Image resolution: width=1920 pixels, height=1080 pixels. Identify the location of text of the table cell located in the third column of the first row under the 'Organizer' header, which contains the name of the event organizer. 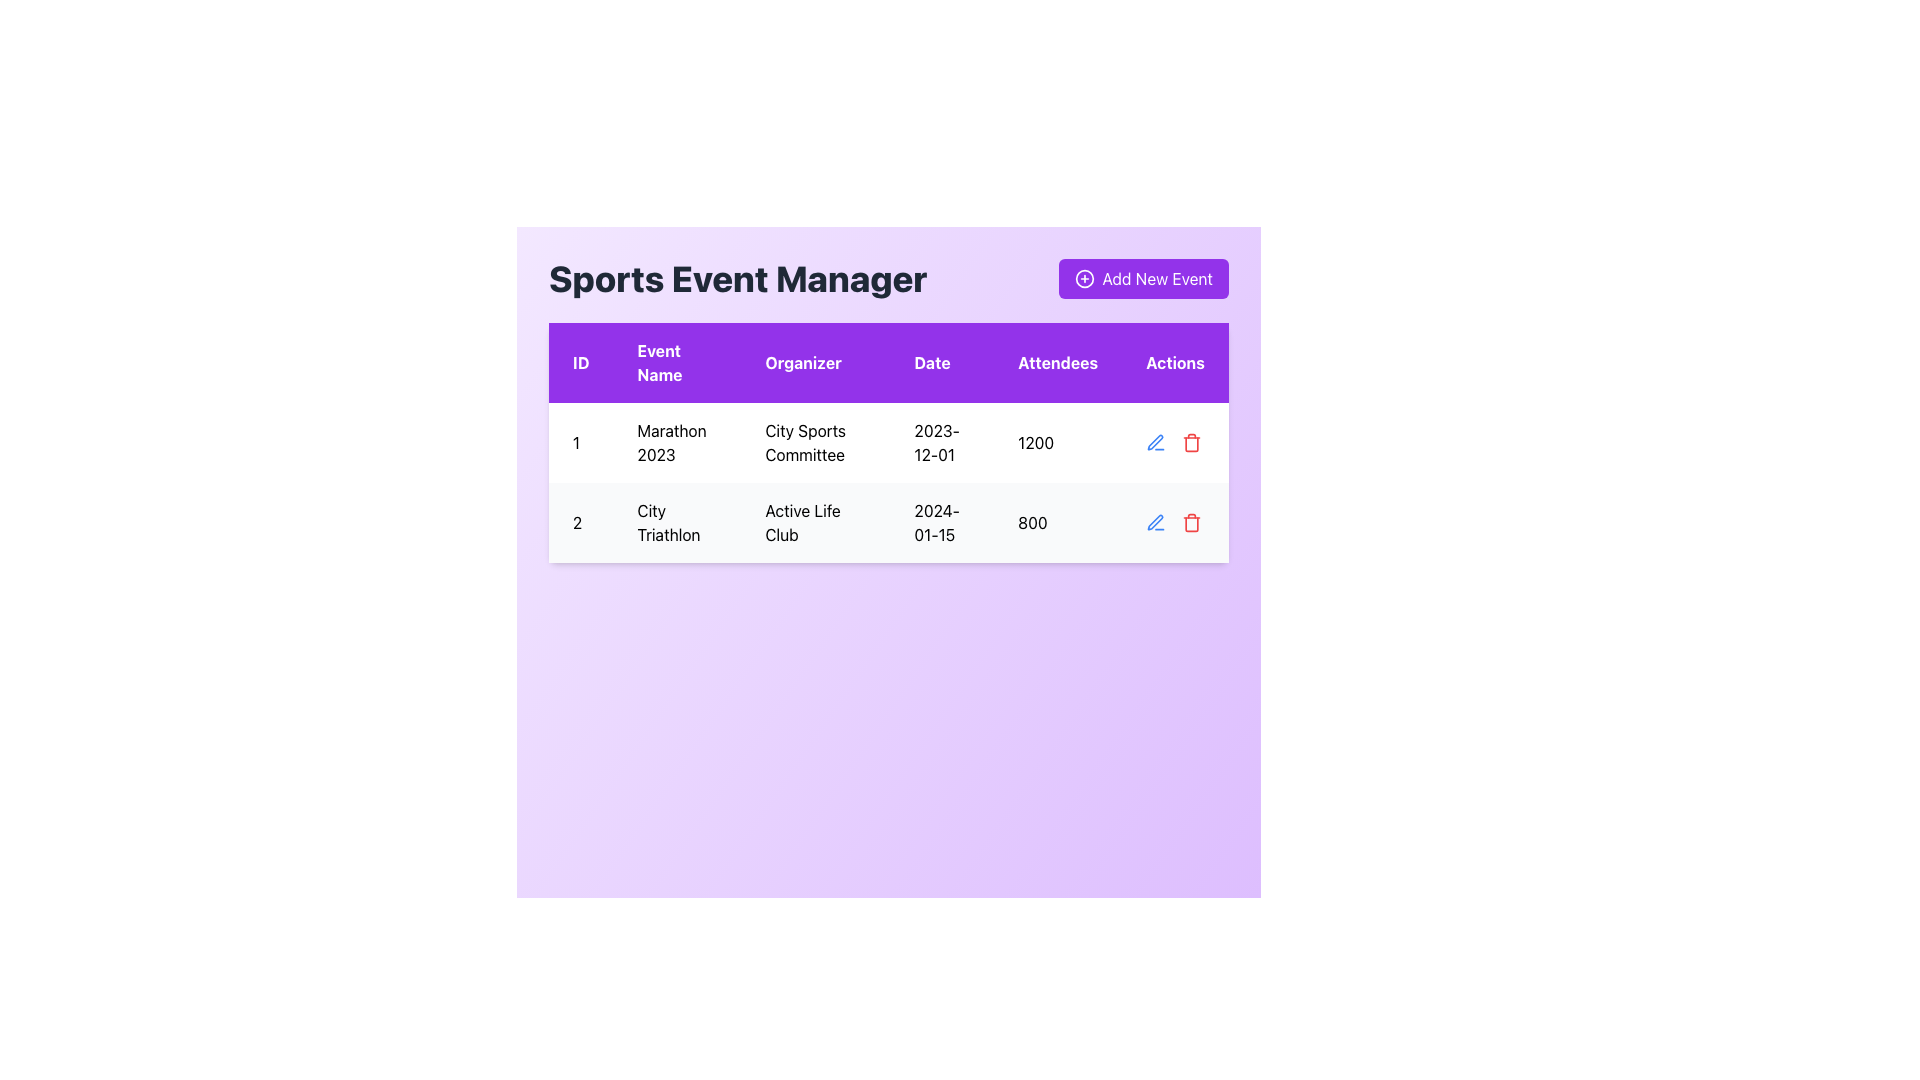
(816, 442).